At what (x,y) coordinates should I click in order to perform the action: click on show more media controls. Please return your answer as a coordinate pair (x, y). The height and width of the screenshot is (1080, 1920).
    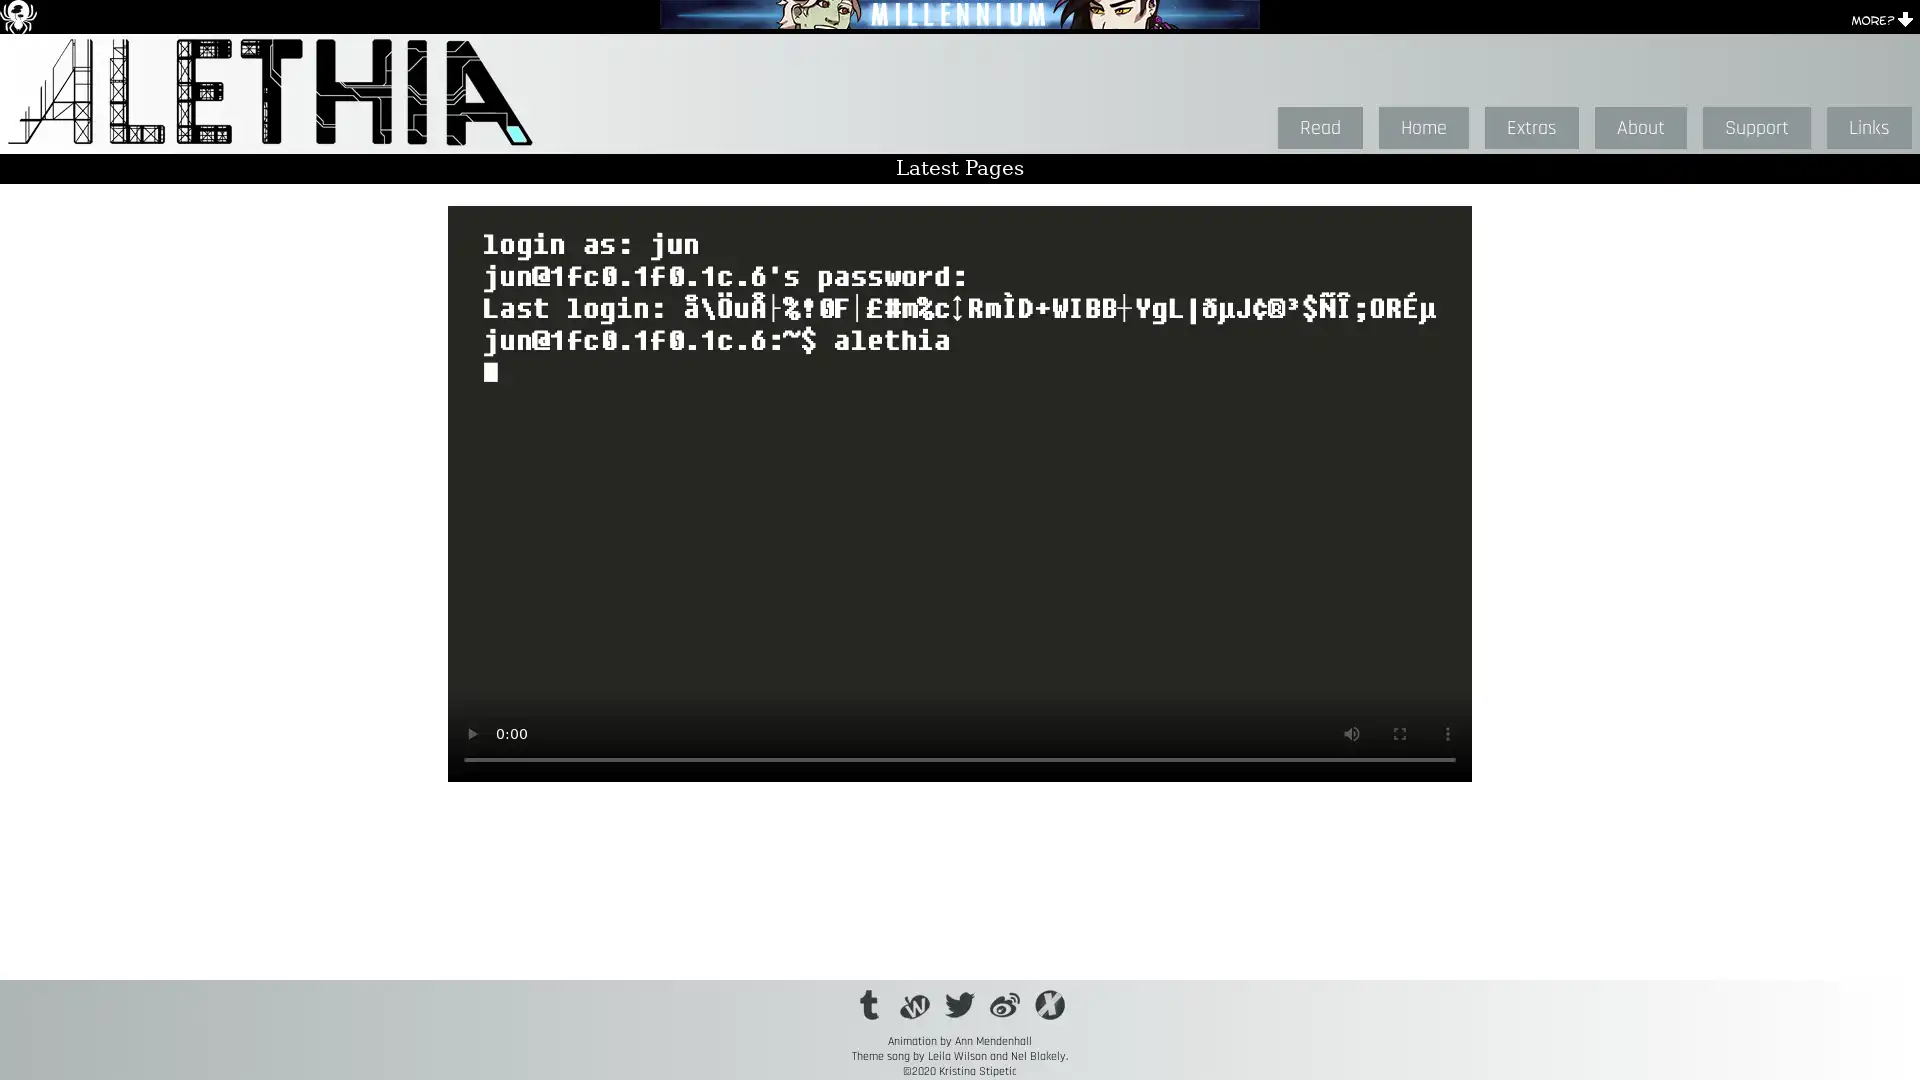
    Looking at the image, I should click on (1448, 733).